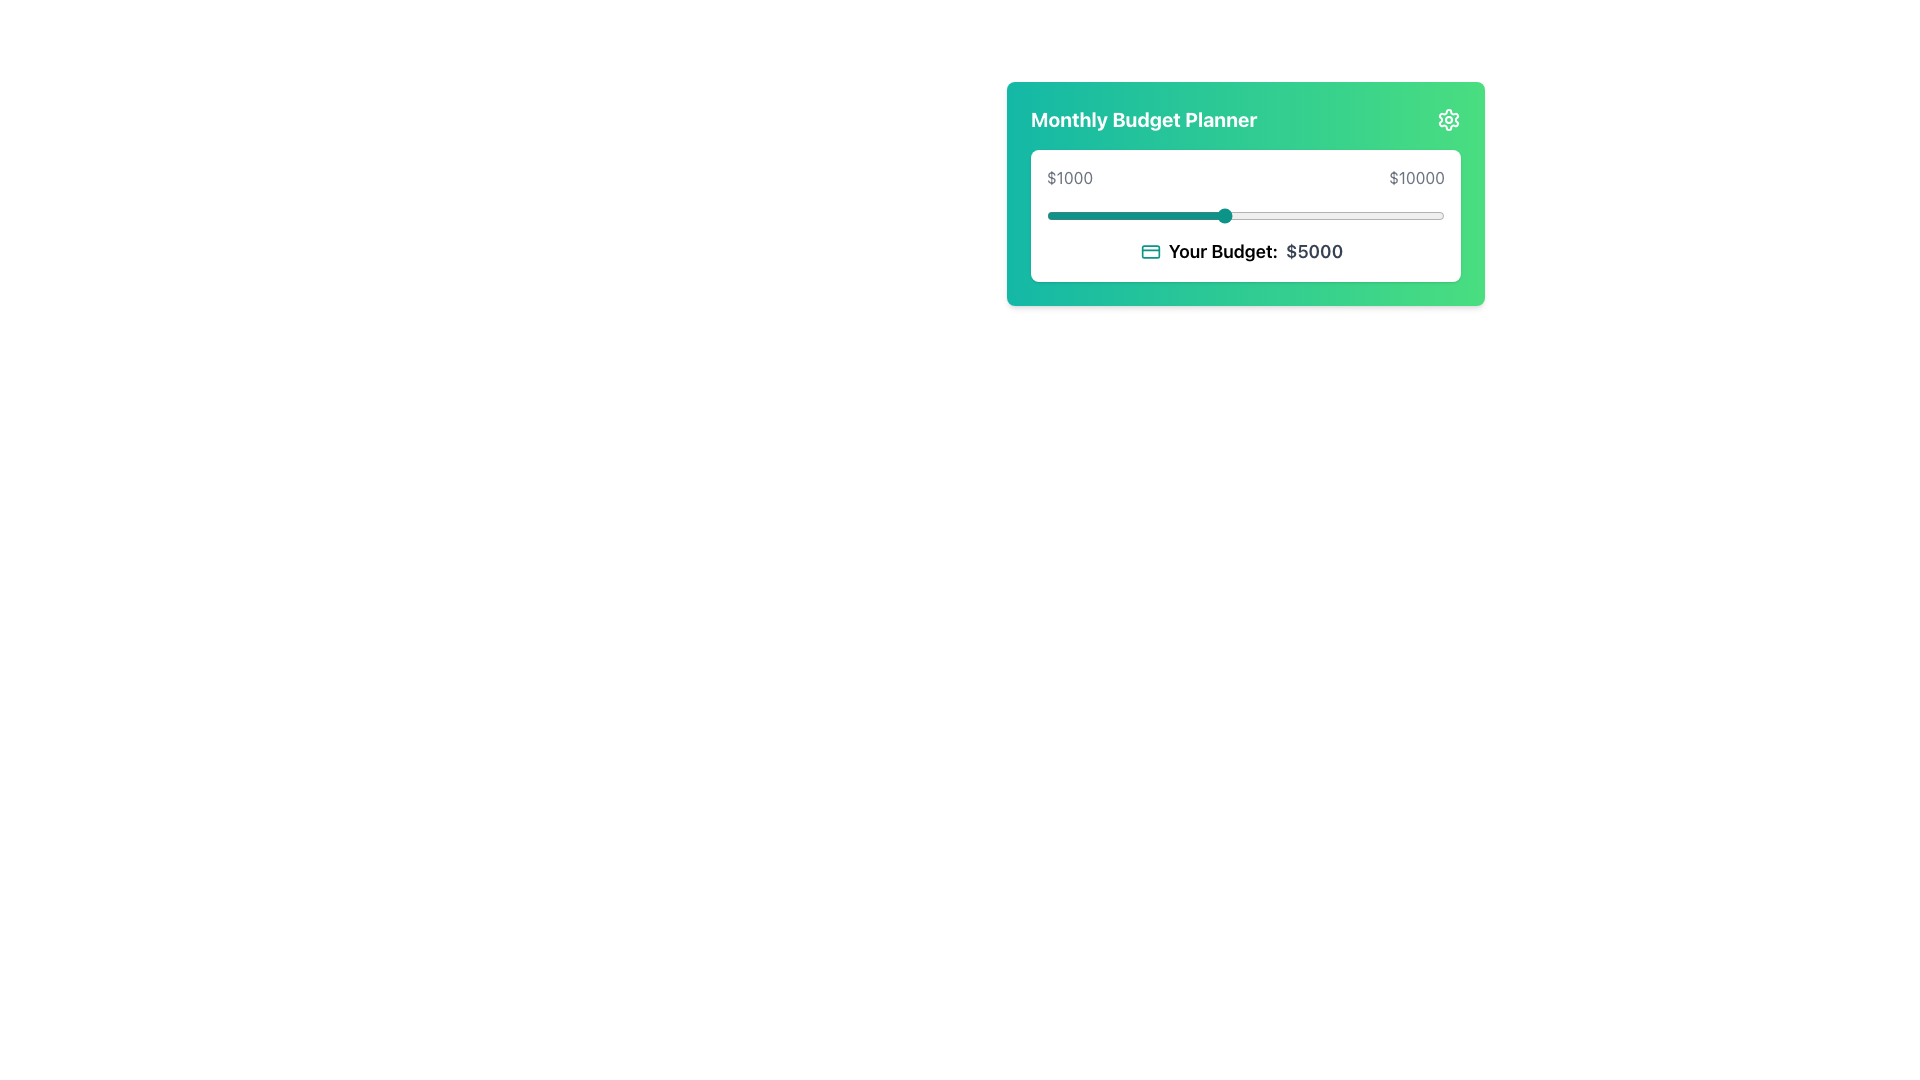  Describe the element at coordinates (1245, 216) in the screenshot. I see `the gray label displaying the value '$1000' on the interactive slider for more information` at that location.